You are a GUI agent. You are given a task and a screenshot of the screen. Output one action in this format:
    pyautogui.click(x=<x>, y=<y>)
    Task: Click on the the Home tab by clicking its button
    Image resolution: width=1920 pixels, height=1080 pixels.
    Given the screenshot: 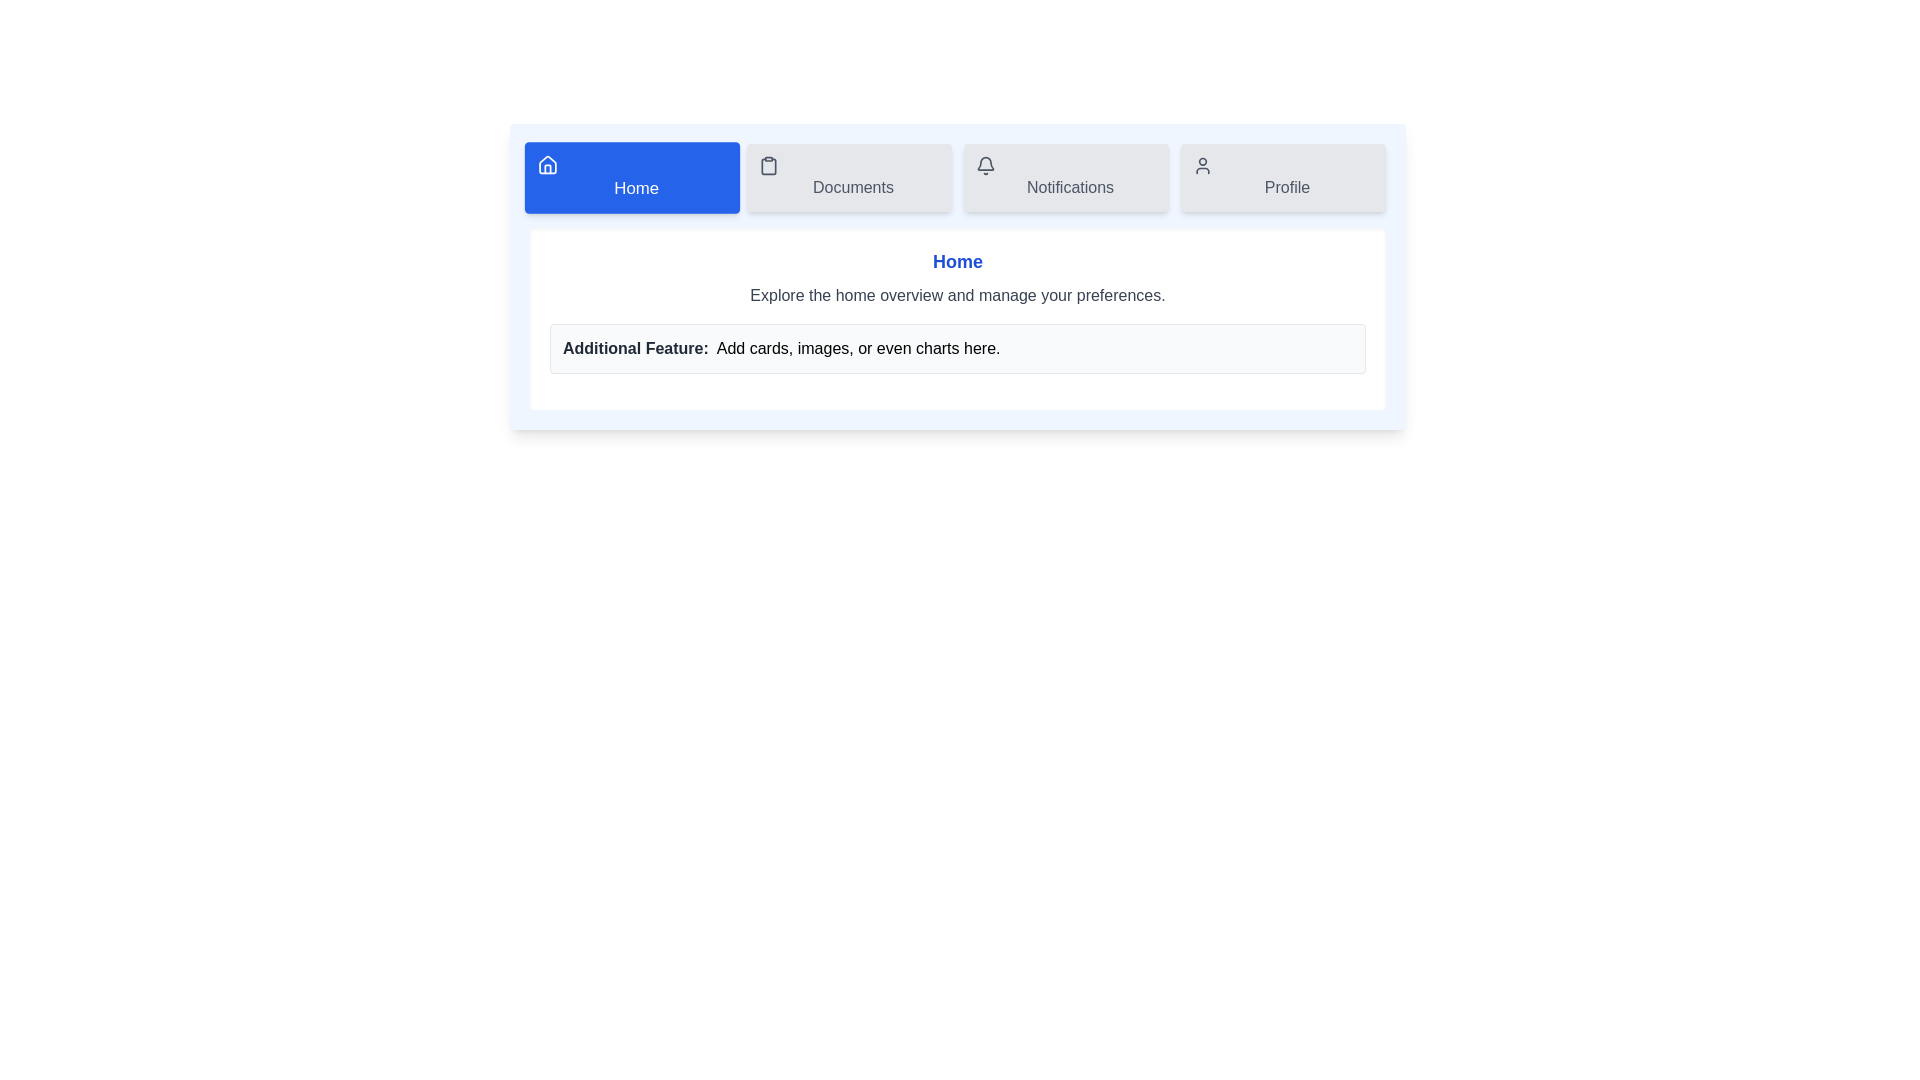 What is the action you would take?
    pyautogui.click(x=631, y=176)
    